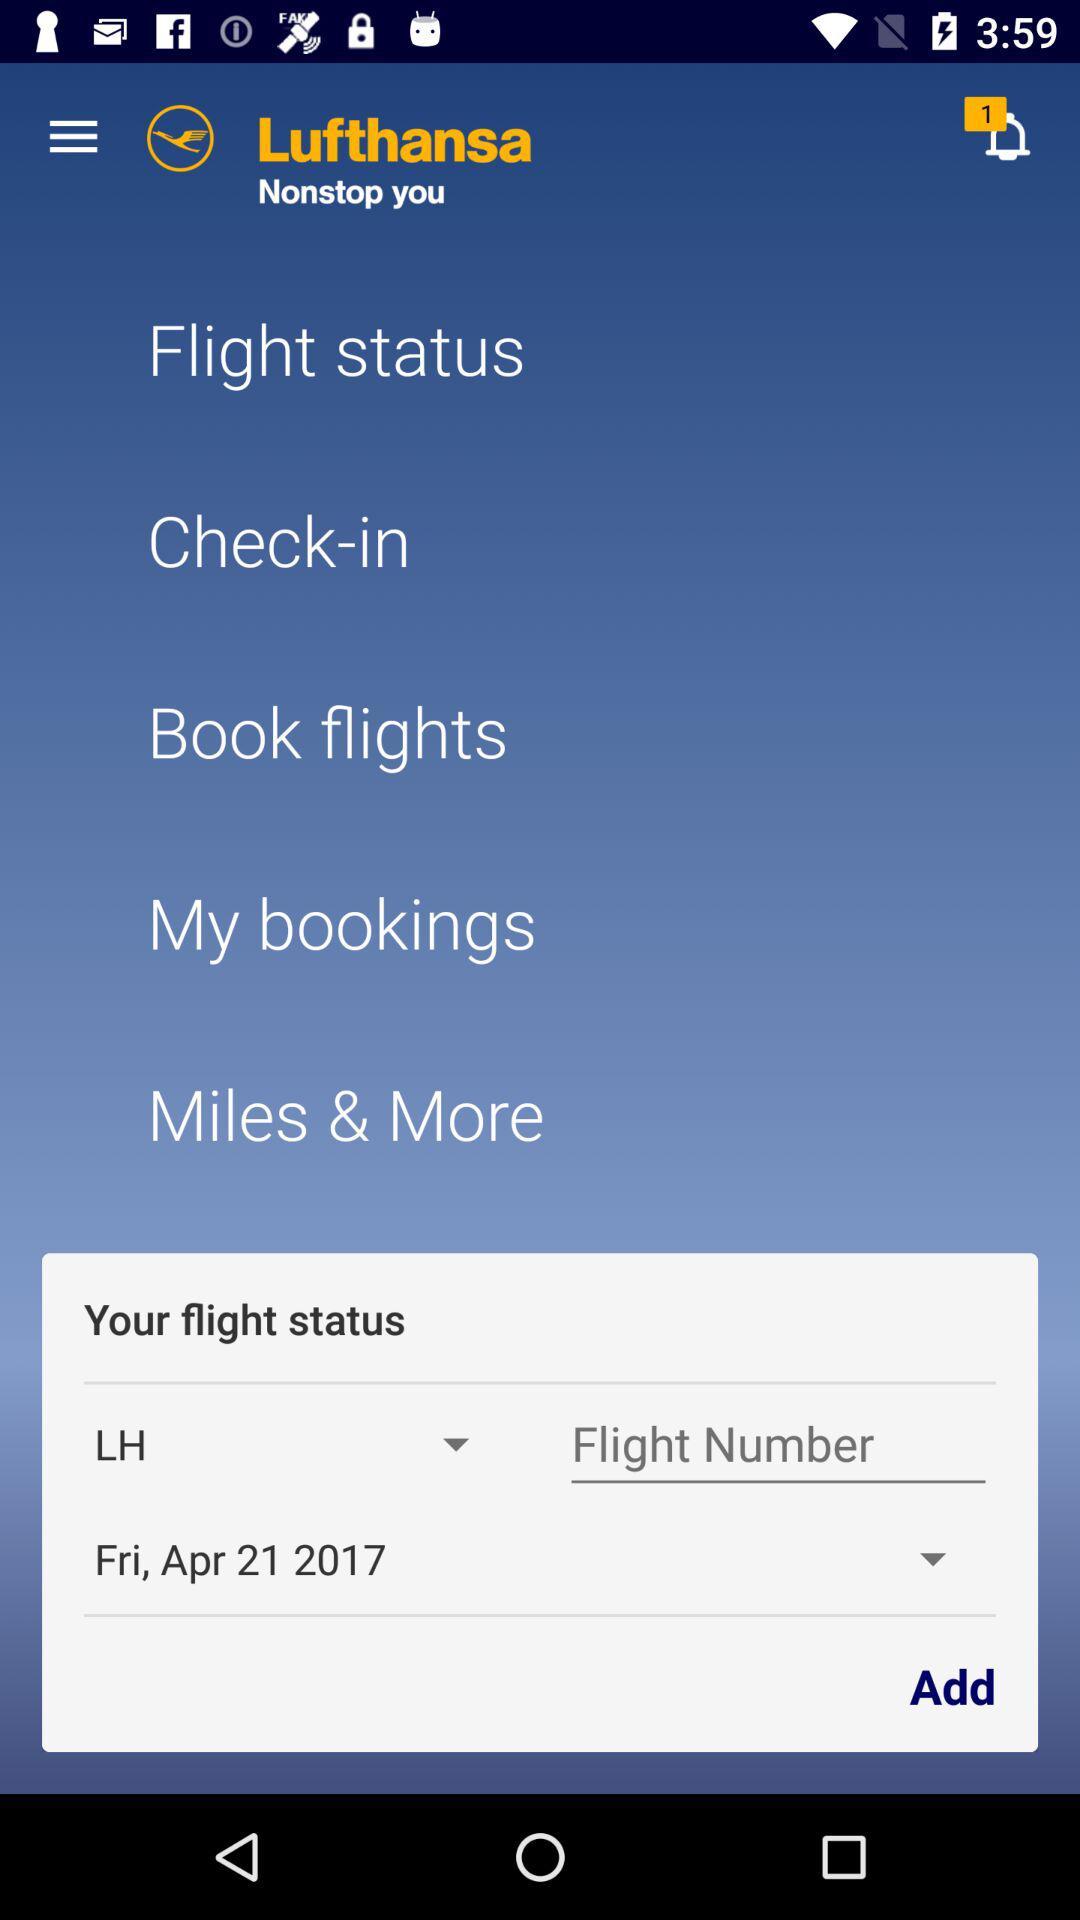 The height and width of the screenshot is (1920, 1080). Describe the element at coordinates (540, 1112) in the screenshot. I see `the icon below my bookings` at that location.